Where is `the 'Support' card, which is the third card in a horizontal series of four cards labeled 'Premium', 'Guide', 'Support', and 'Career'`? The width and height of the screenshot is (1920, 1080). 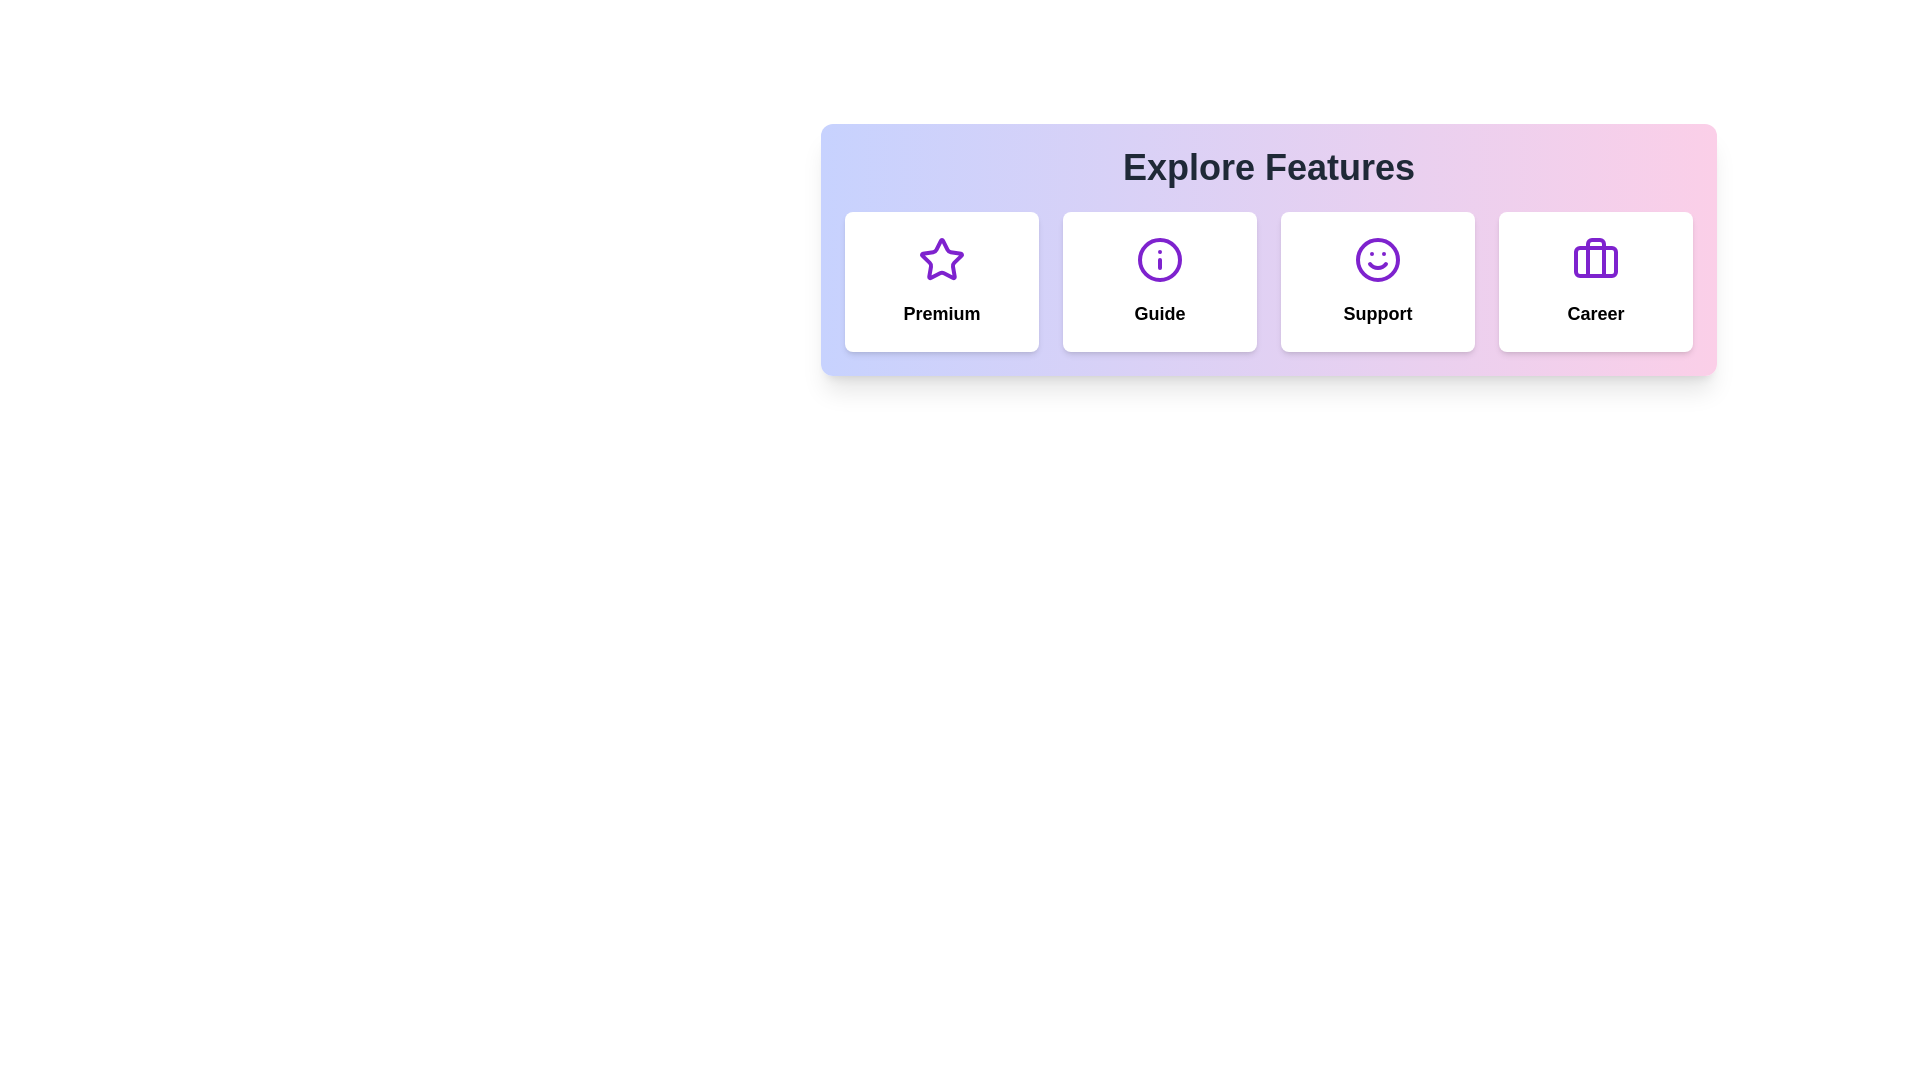
the 'Support' card, which is the third card in a horizontal series of four cards labeled 'Premium', 'Guide', 'Support', and 'Career' is located at coordinates (1376, 281).